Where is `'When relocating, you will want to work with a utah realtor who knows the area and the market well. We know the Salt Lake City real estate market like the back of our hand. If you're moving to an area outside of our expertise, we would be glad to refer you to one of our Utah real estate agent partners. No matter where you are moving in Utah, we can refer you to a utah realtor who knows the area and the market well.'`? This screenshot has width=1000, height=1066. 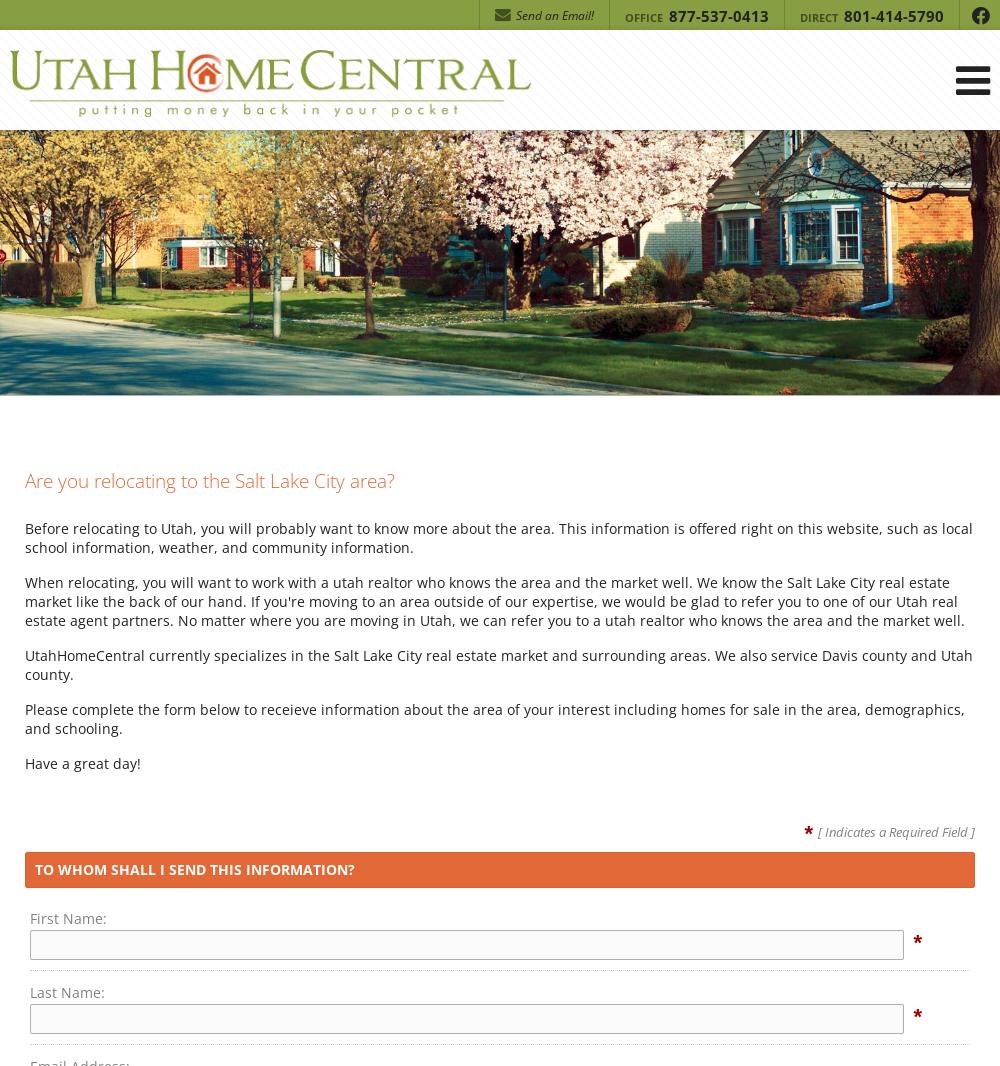
'When relocating, you will want to work with a utah realtor who knows the area and the market well. We know the Salt Lake City real estate market like the back of our hand. If you're moving to an area outside of our expertise, we would be glad to refer you to one of our Utah real estate agent partners. No matter where you are moving in Utah, we can refer you to a utah realtor who knows the area and the market well.' is located at coordinates (25, 600).